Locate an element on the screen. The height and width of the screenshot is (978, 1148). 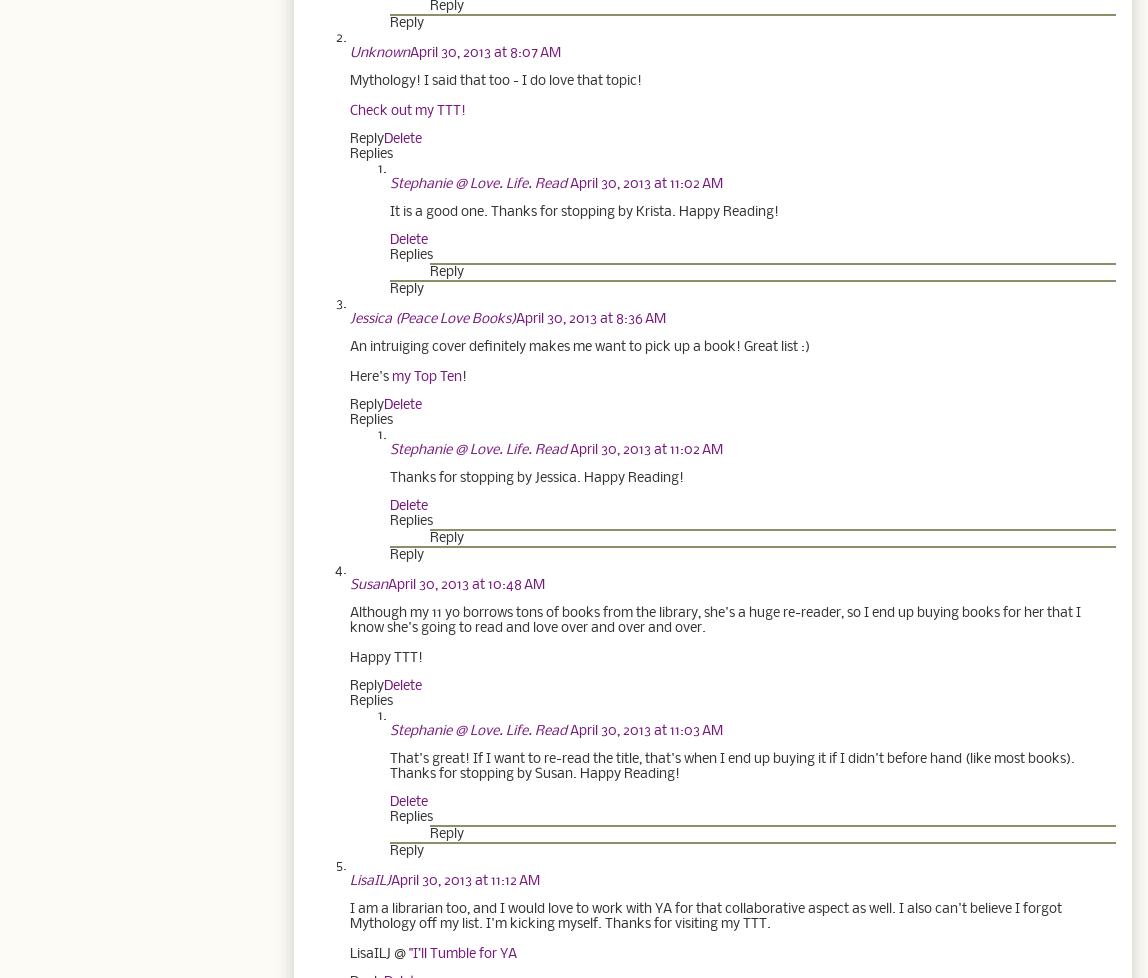
'my Top Ten' is located at coordinates (392, 375).